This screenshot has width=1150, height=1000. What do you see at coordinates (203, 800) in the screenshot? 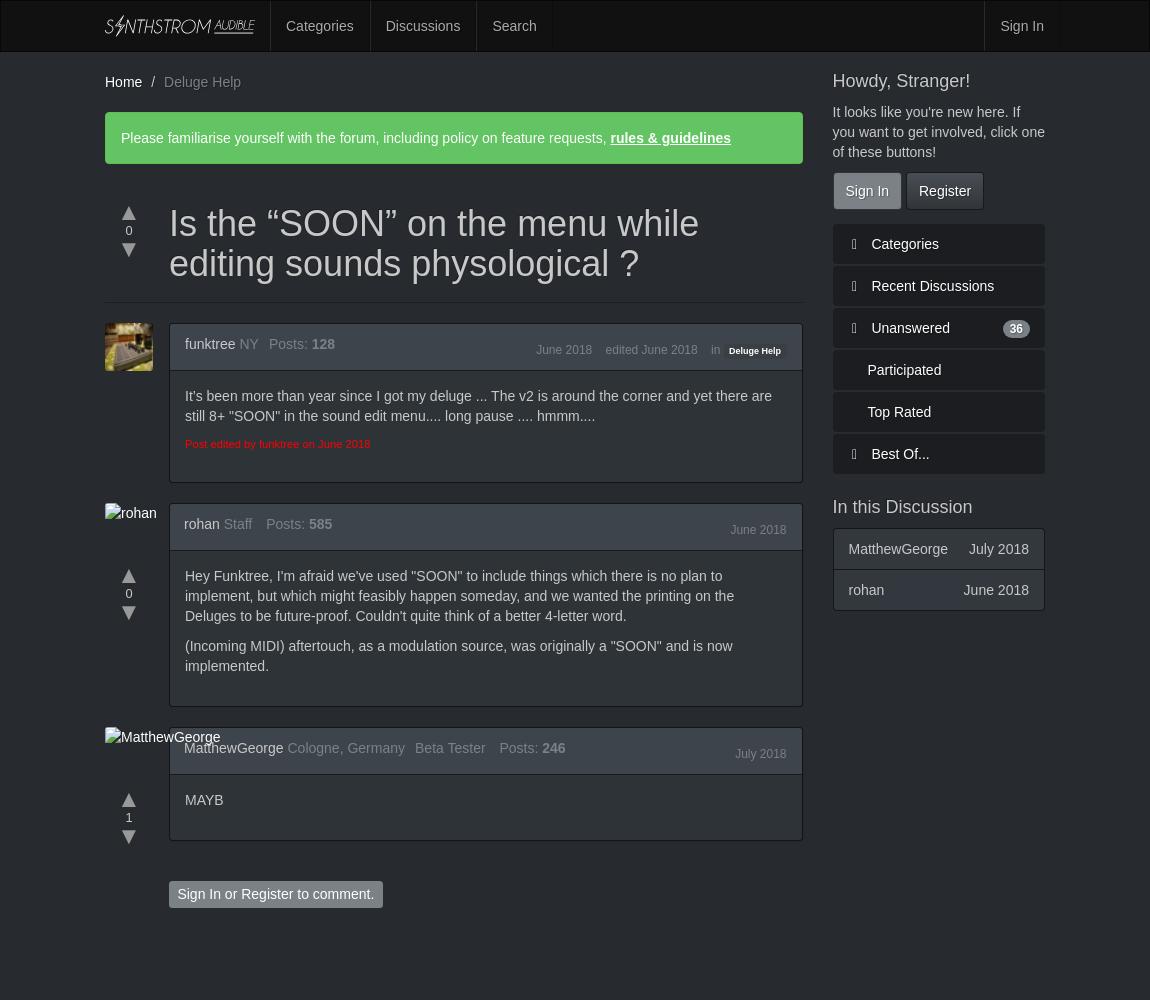
I see `'MAYB'` at bounding box center [203, 800].